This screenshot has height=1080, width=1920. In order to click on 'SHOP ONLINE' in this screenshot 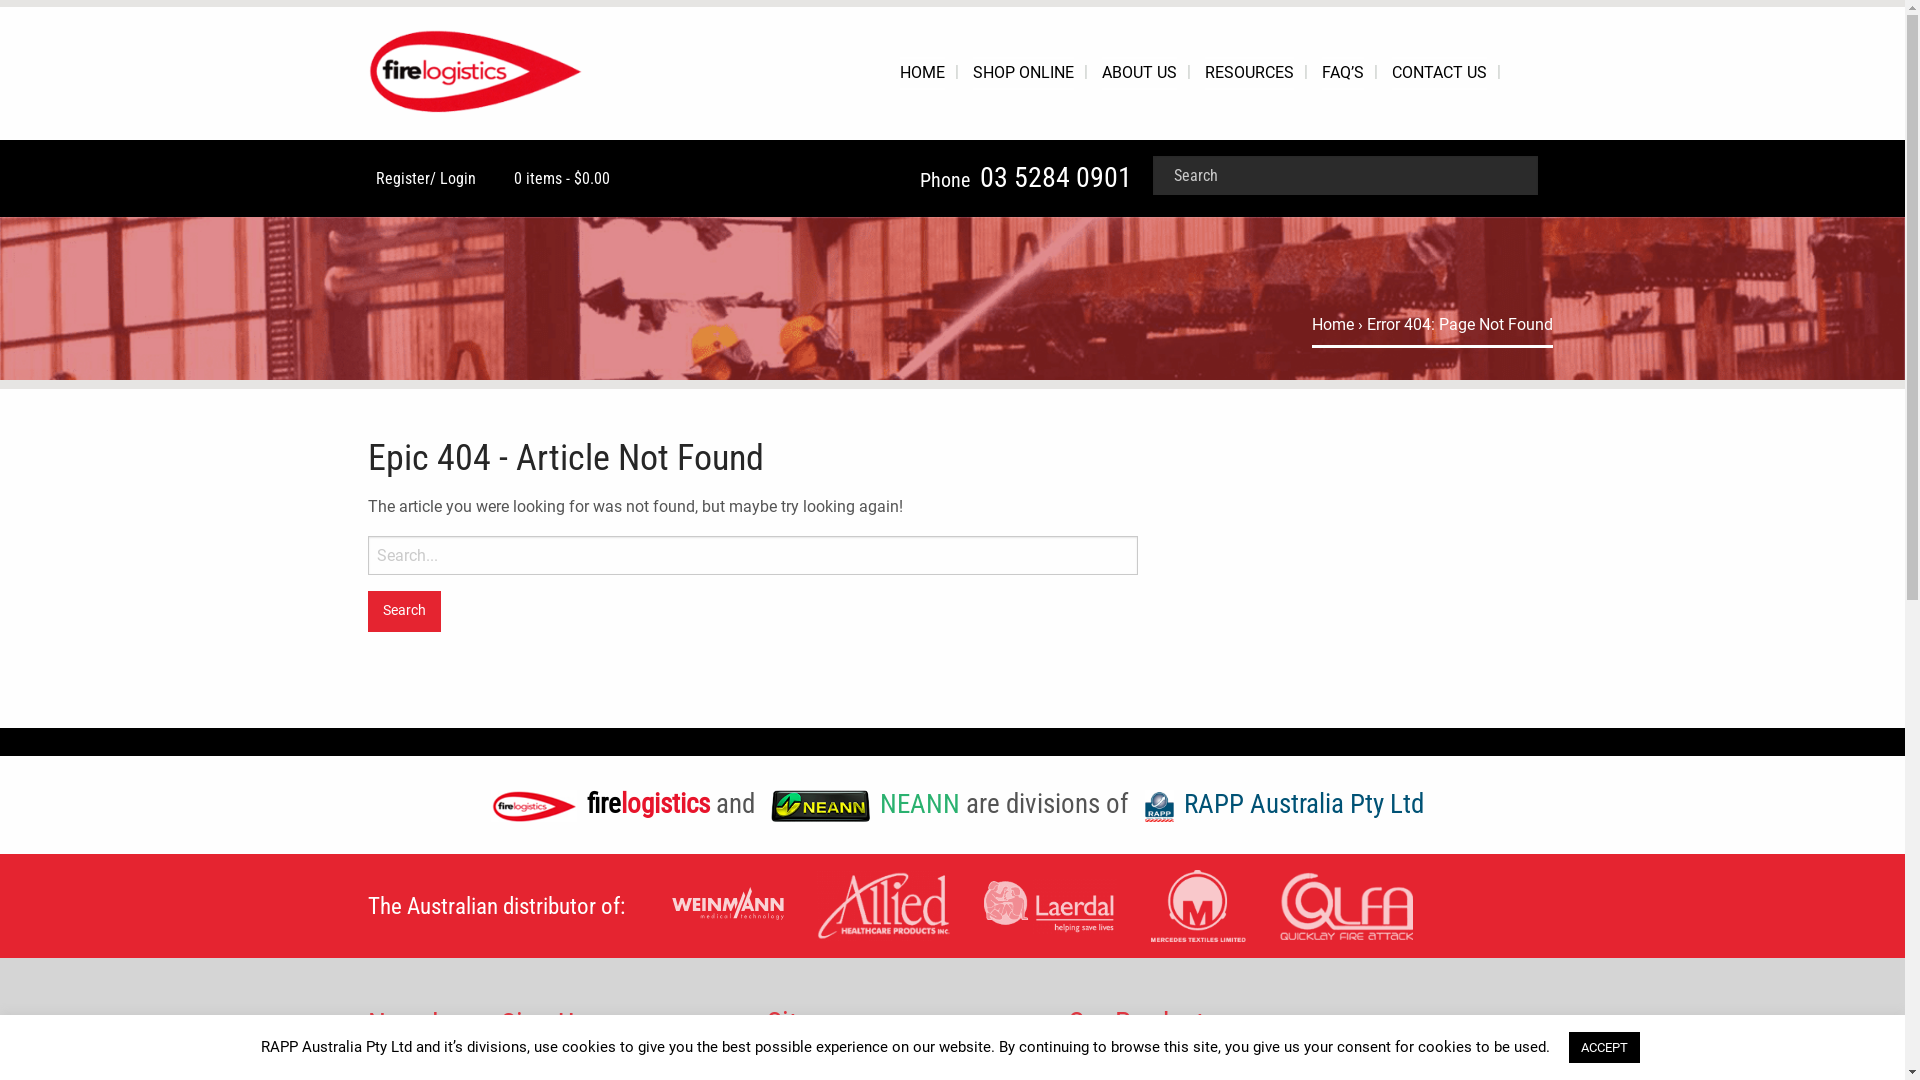, I will do `click(1022, 72)`.